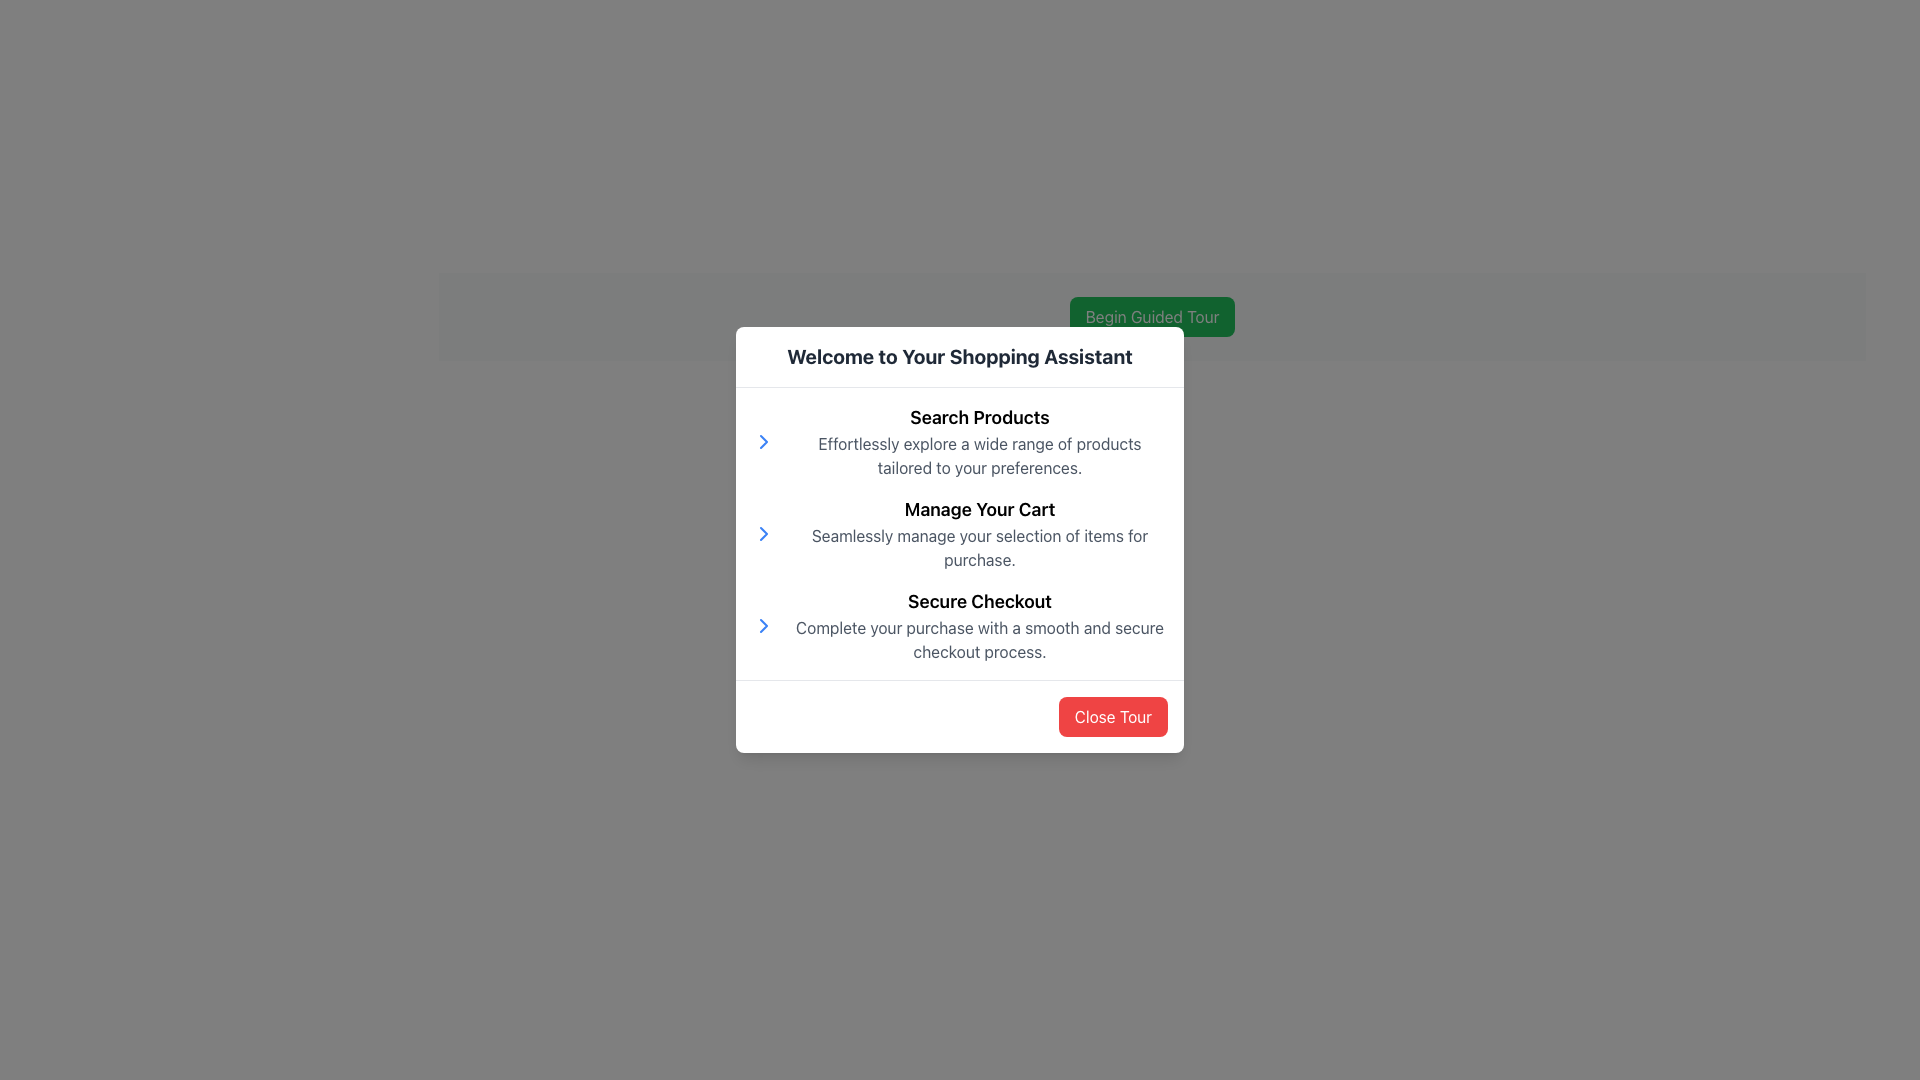  What do you see at coordinates (762, 441) in the screenshot?
I see `the visual cue icon indicating additional details or a link in the 'Manage Your Cart' section, located left of the 'Manage Your Cart' section and between 'Search Products' and 'Secure Checkout'` at bounding box center [762, 441].